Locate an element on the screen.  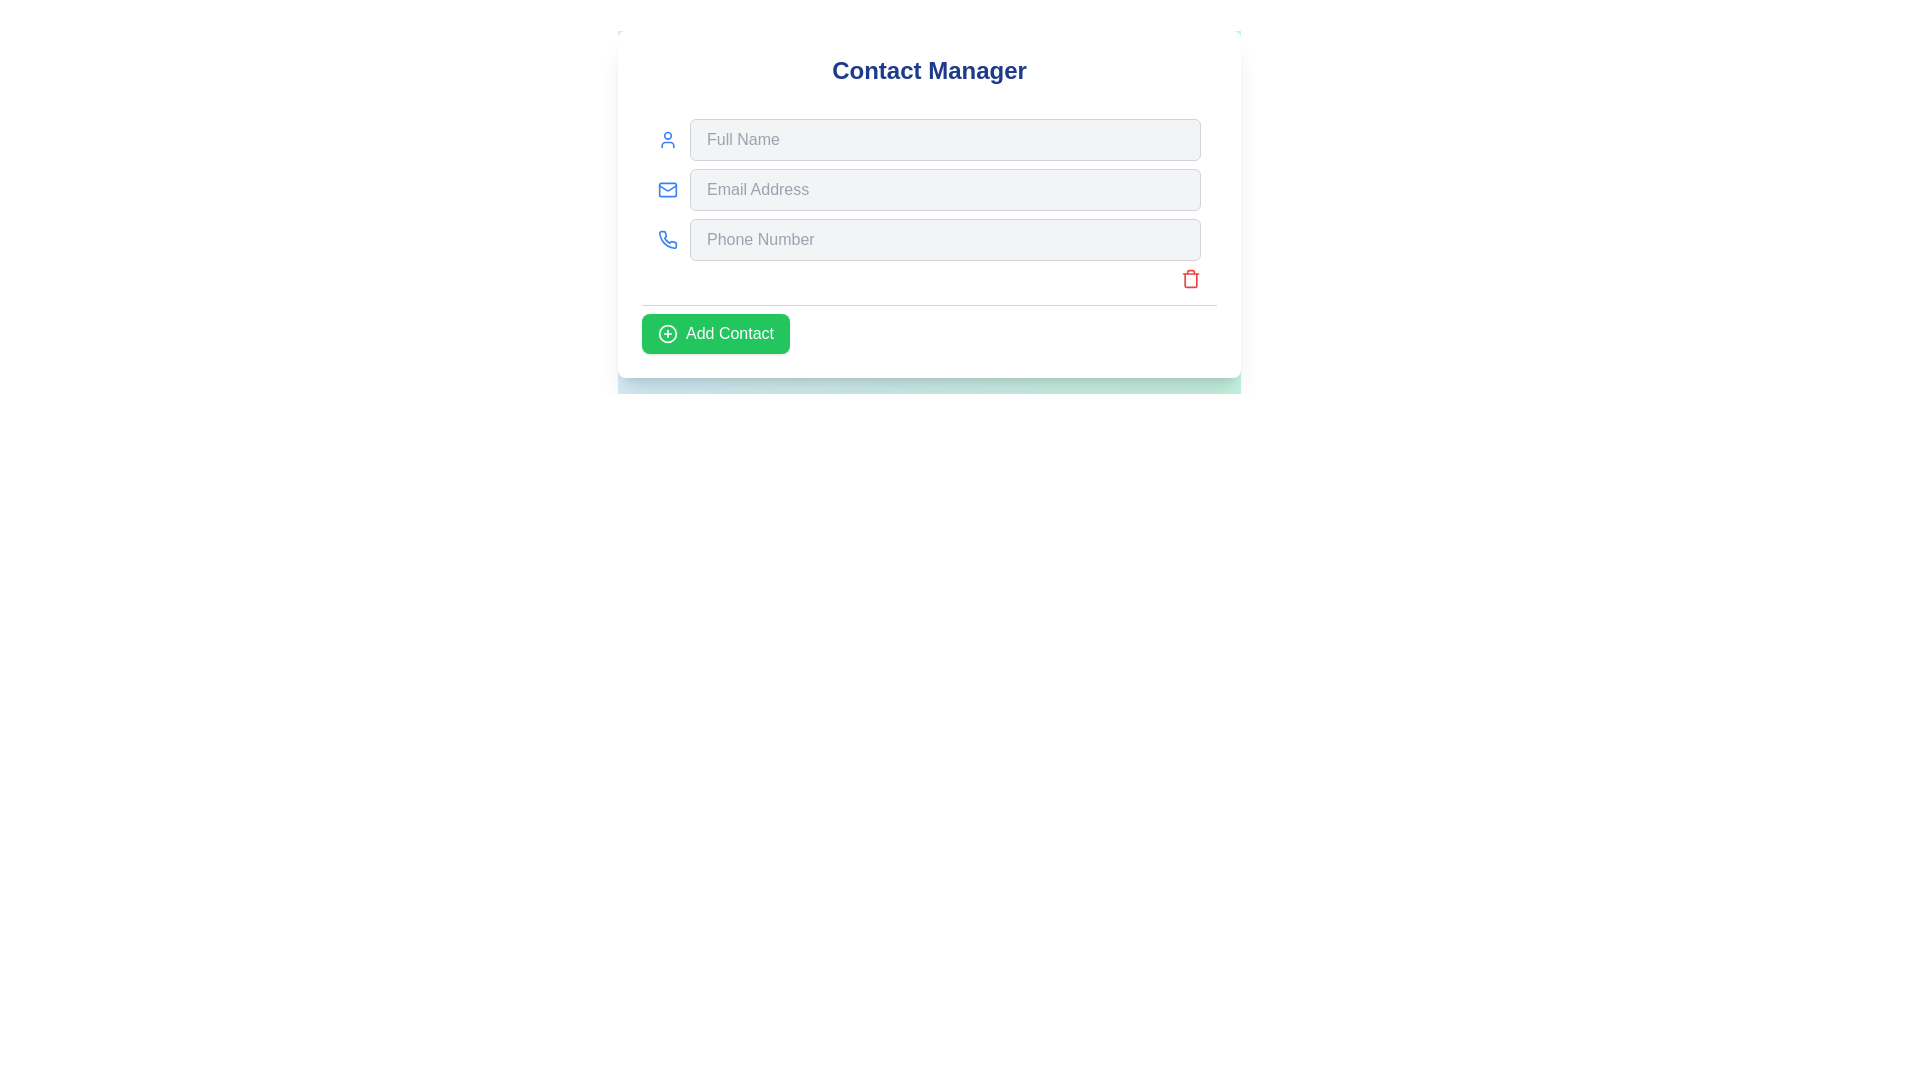
the 'Add Contact' text label within the button located at the bottom center of the interface is located at coordinates (728, 333).